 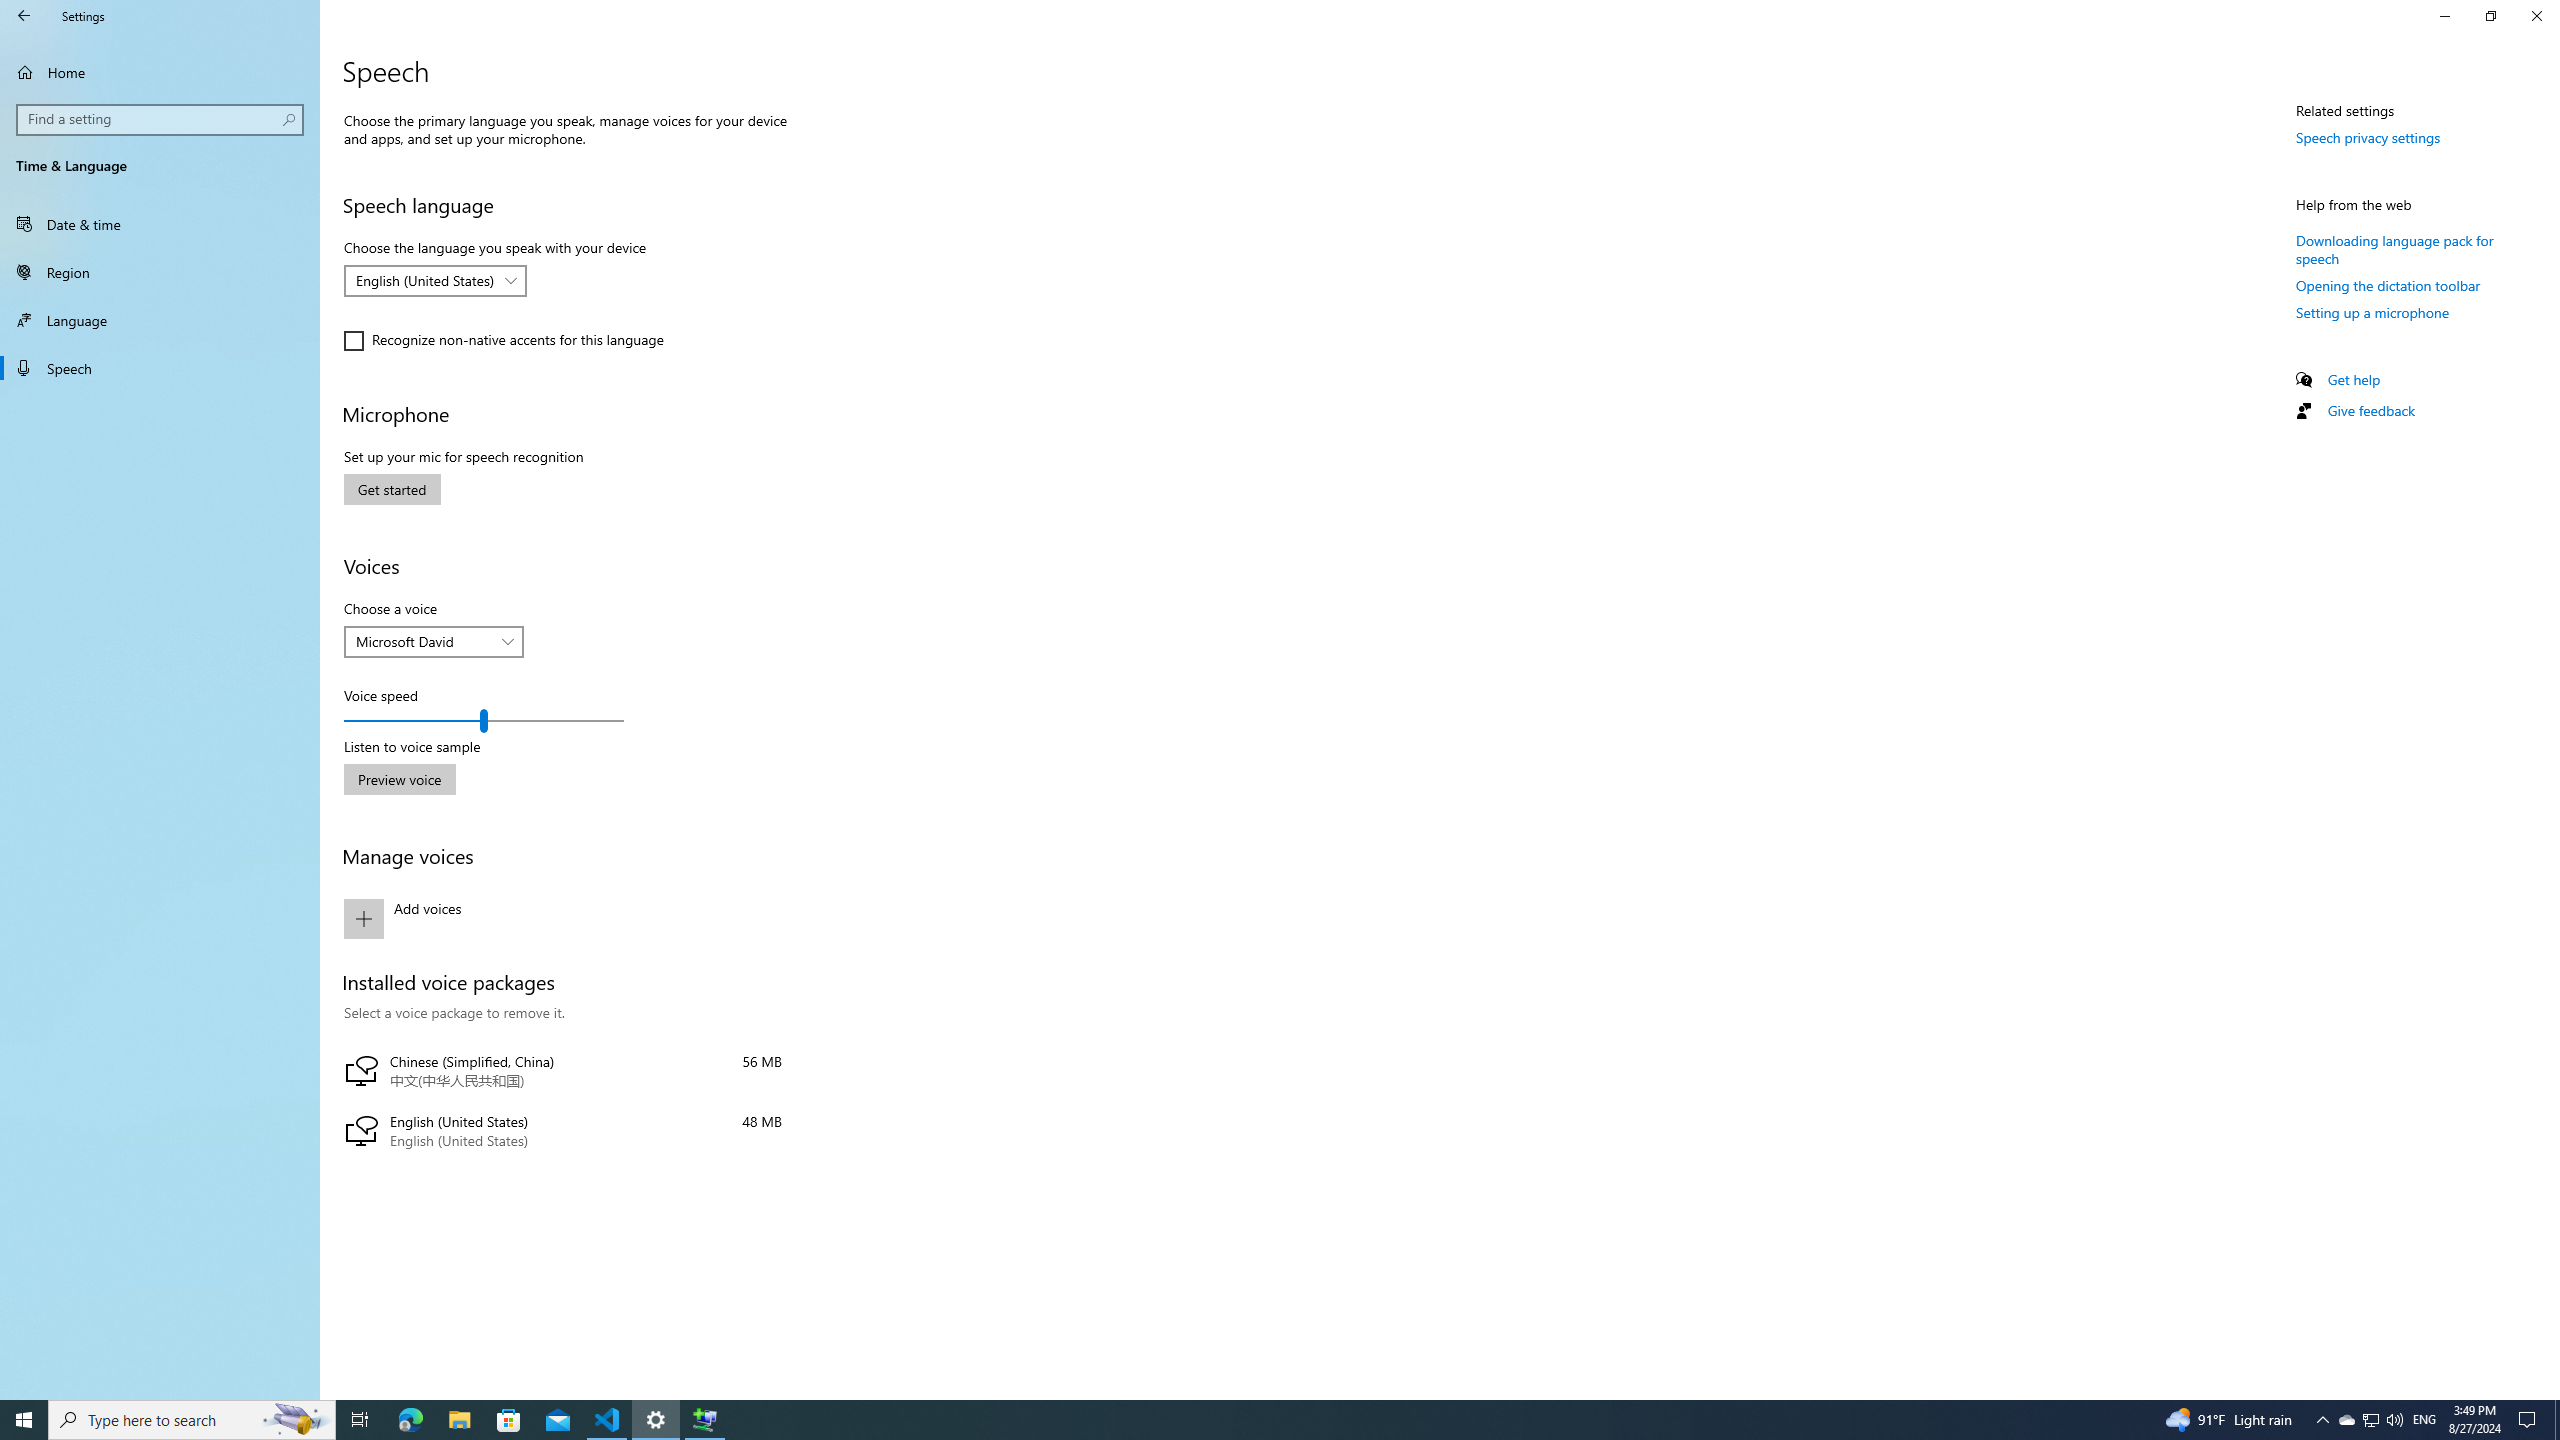 What do you see at coordinates (435, 279) in the screenshot?
I see `'Choose the language you speak with your device'` at bounding box center [435, 279].